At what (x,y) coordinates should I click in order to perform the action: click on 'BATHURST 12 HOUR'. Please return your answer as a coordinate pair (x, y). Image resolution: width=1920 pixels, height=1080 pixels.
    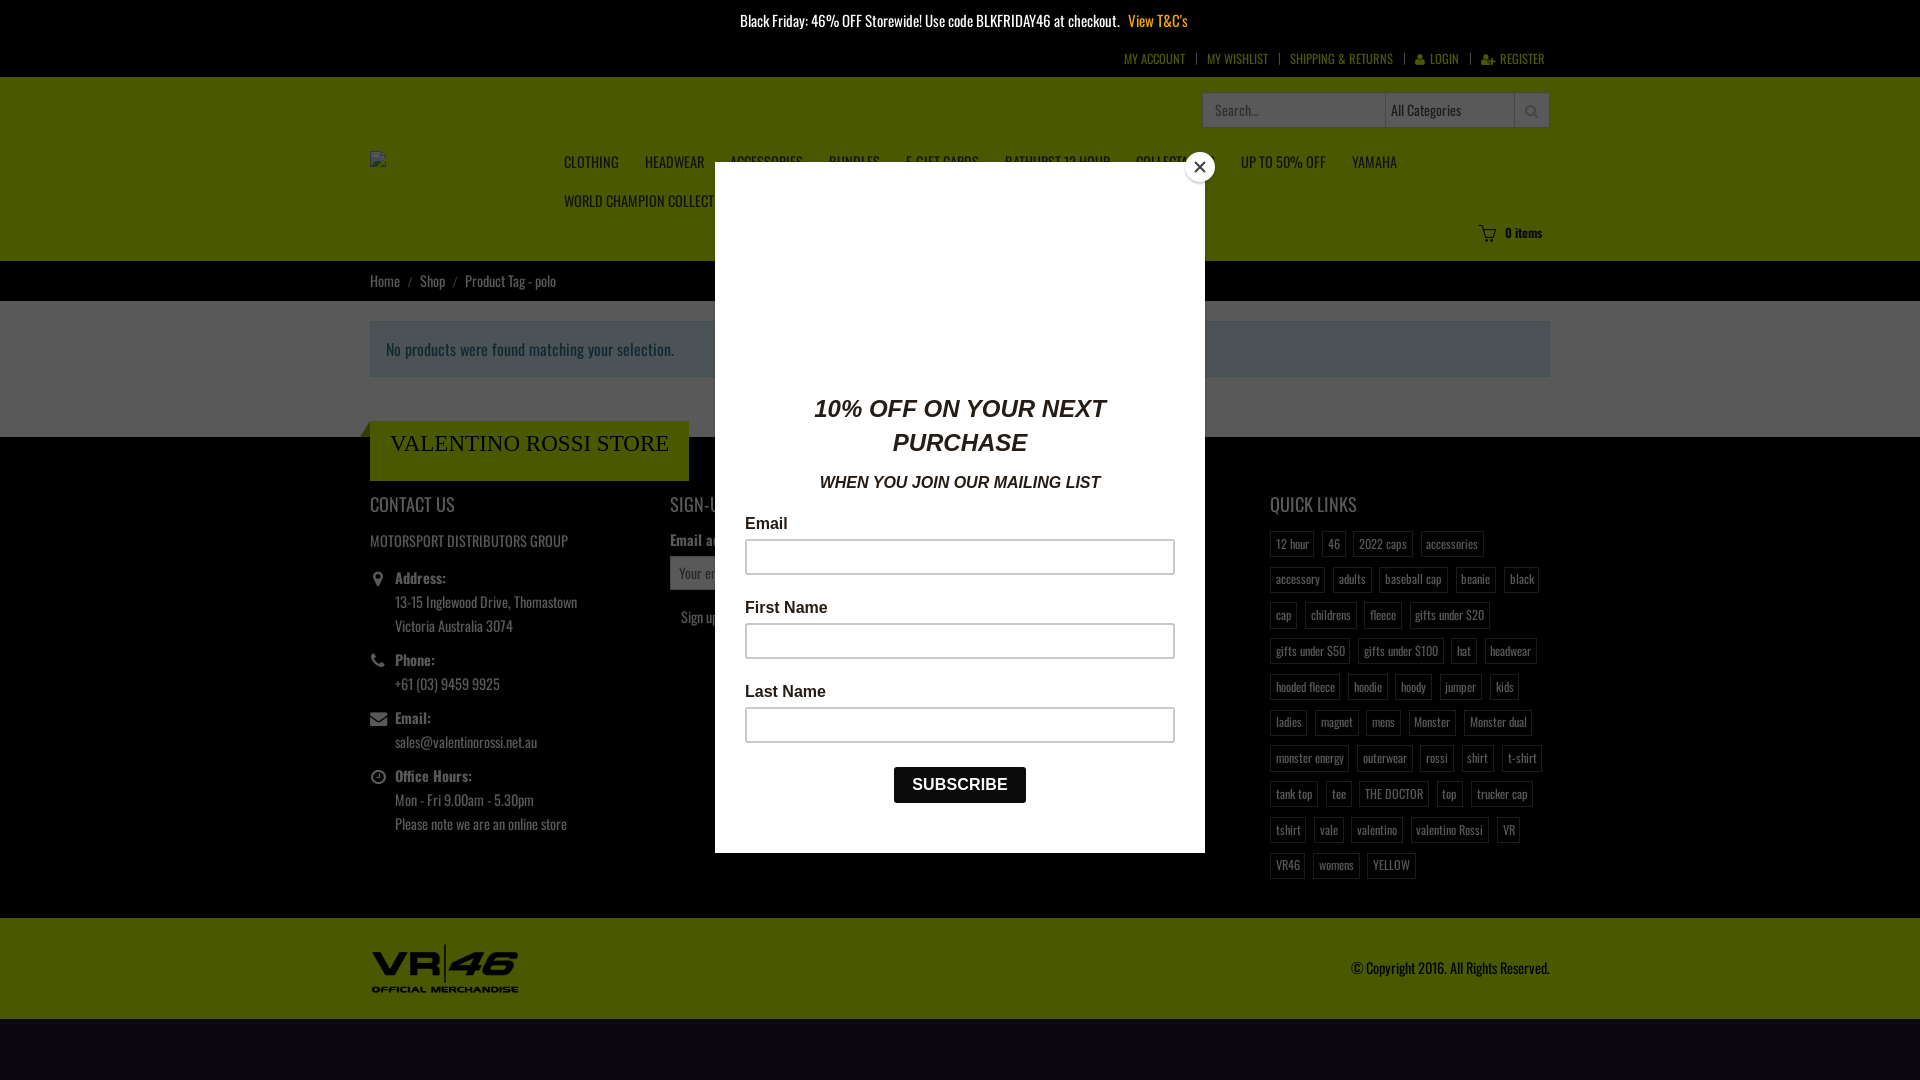
    Looking at the image, I should click on (1056, 160).